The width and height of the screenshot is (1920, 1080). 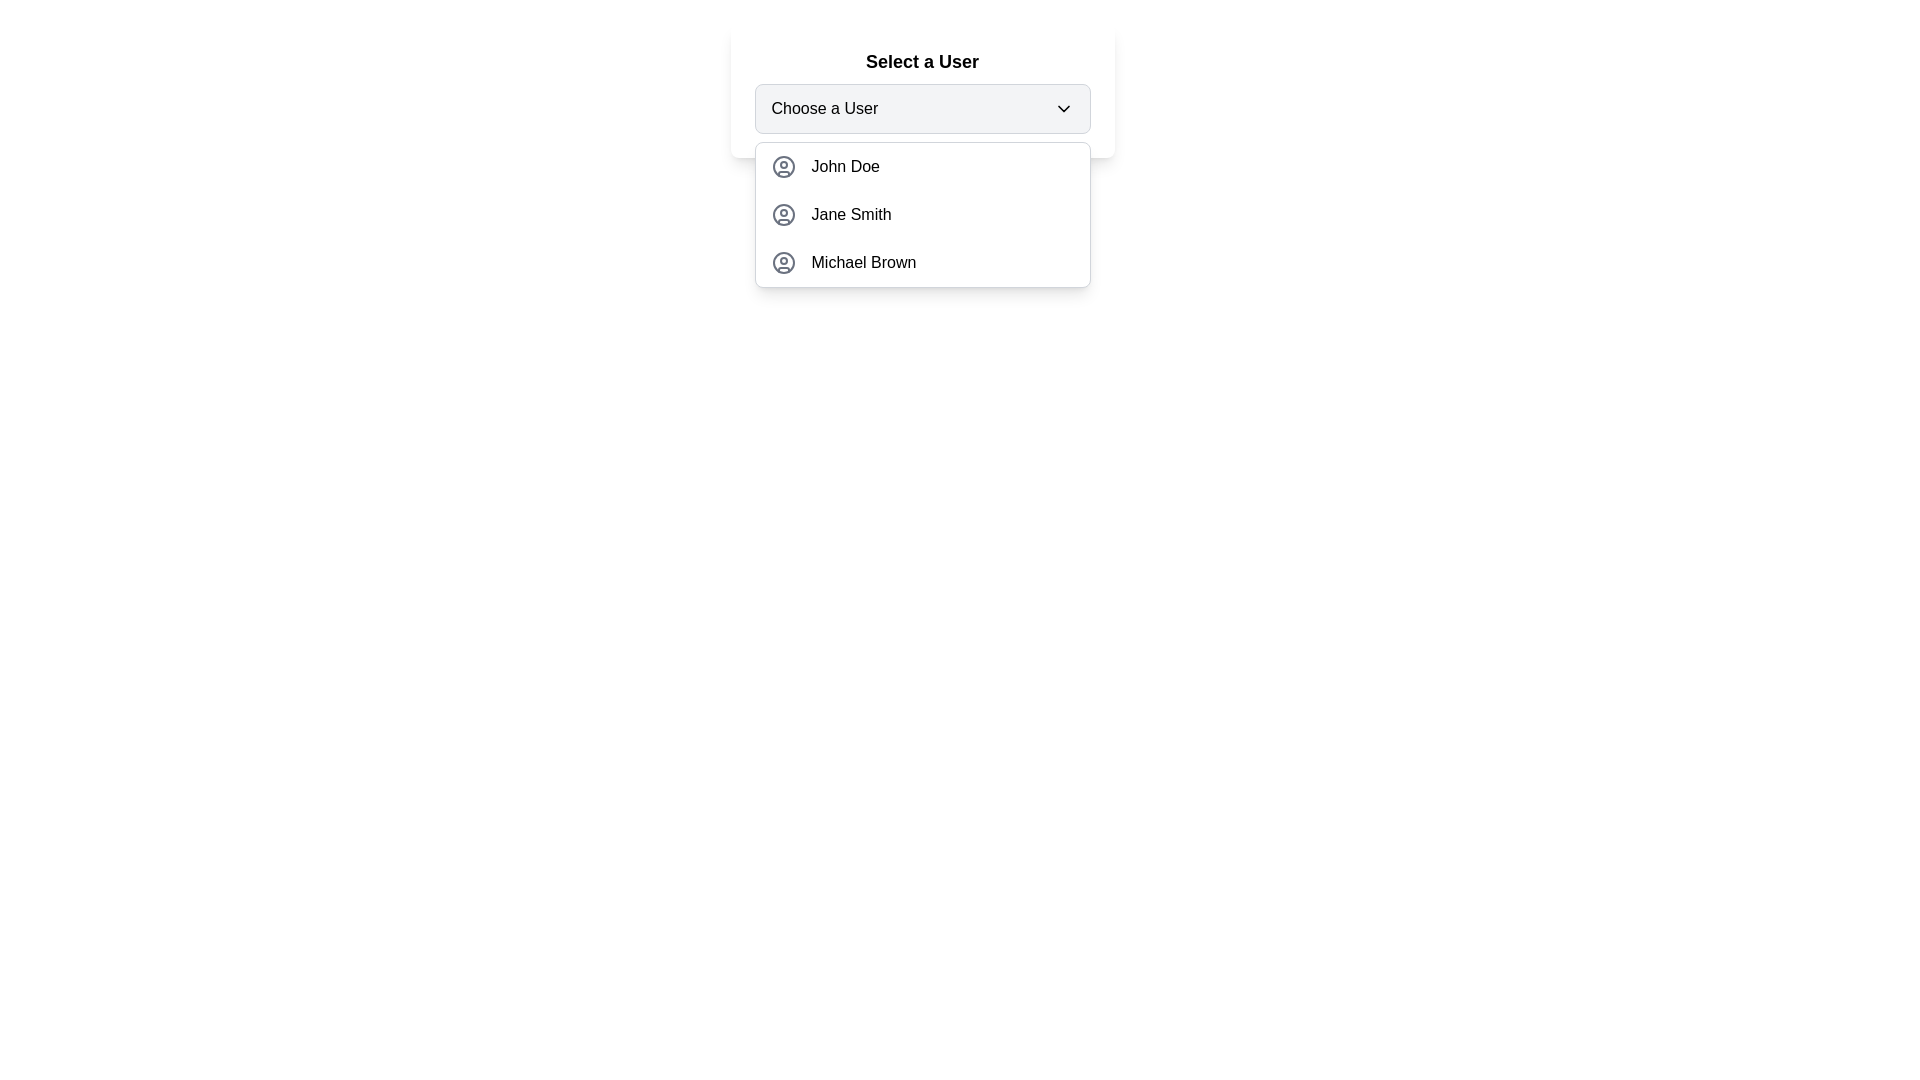 I want to click on the user profile icon located to the left of the text 'Jane Smith' in the dropdown menu, so click(x=782, y=215).